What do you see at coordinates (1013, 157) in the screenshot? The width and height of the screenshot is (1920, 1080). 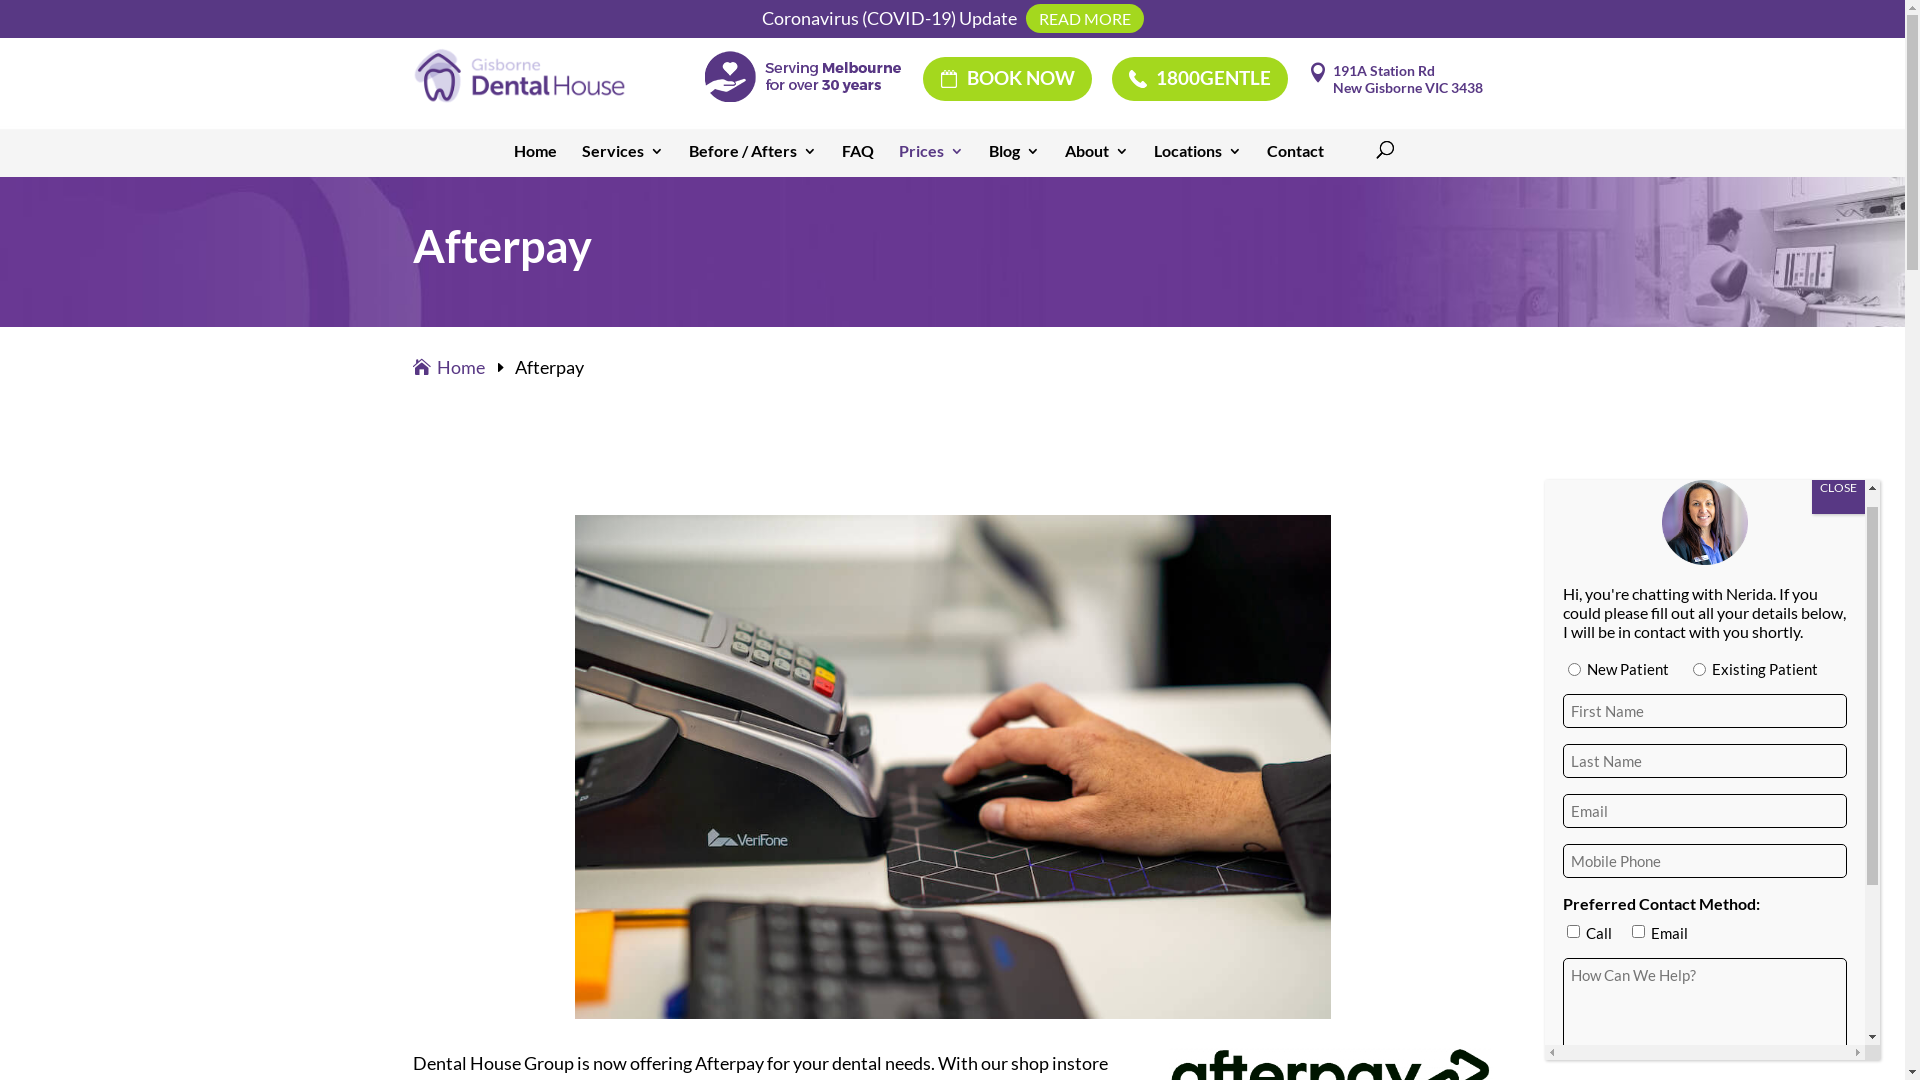 I see `'Blog'` at bounding box center [1013, 157].